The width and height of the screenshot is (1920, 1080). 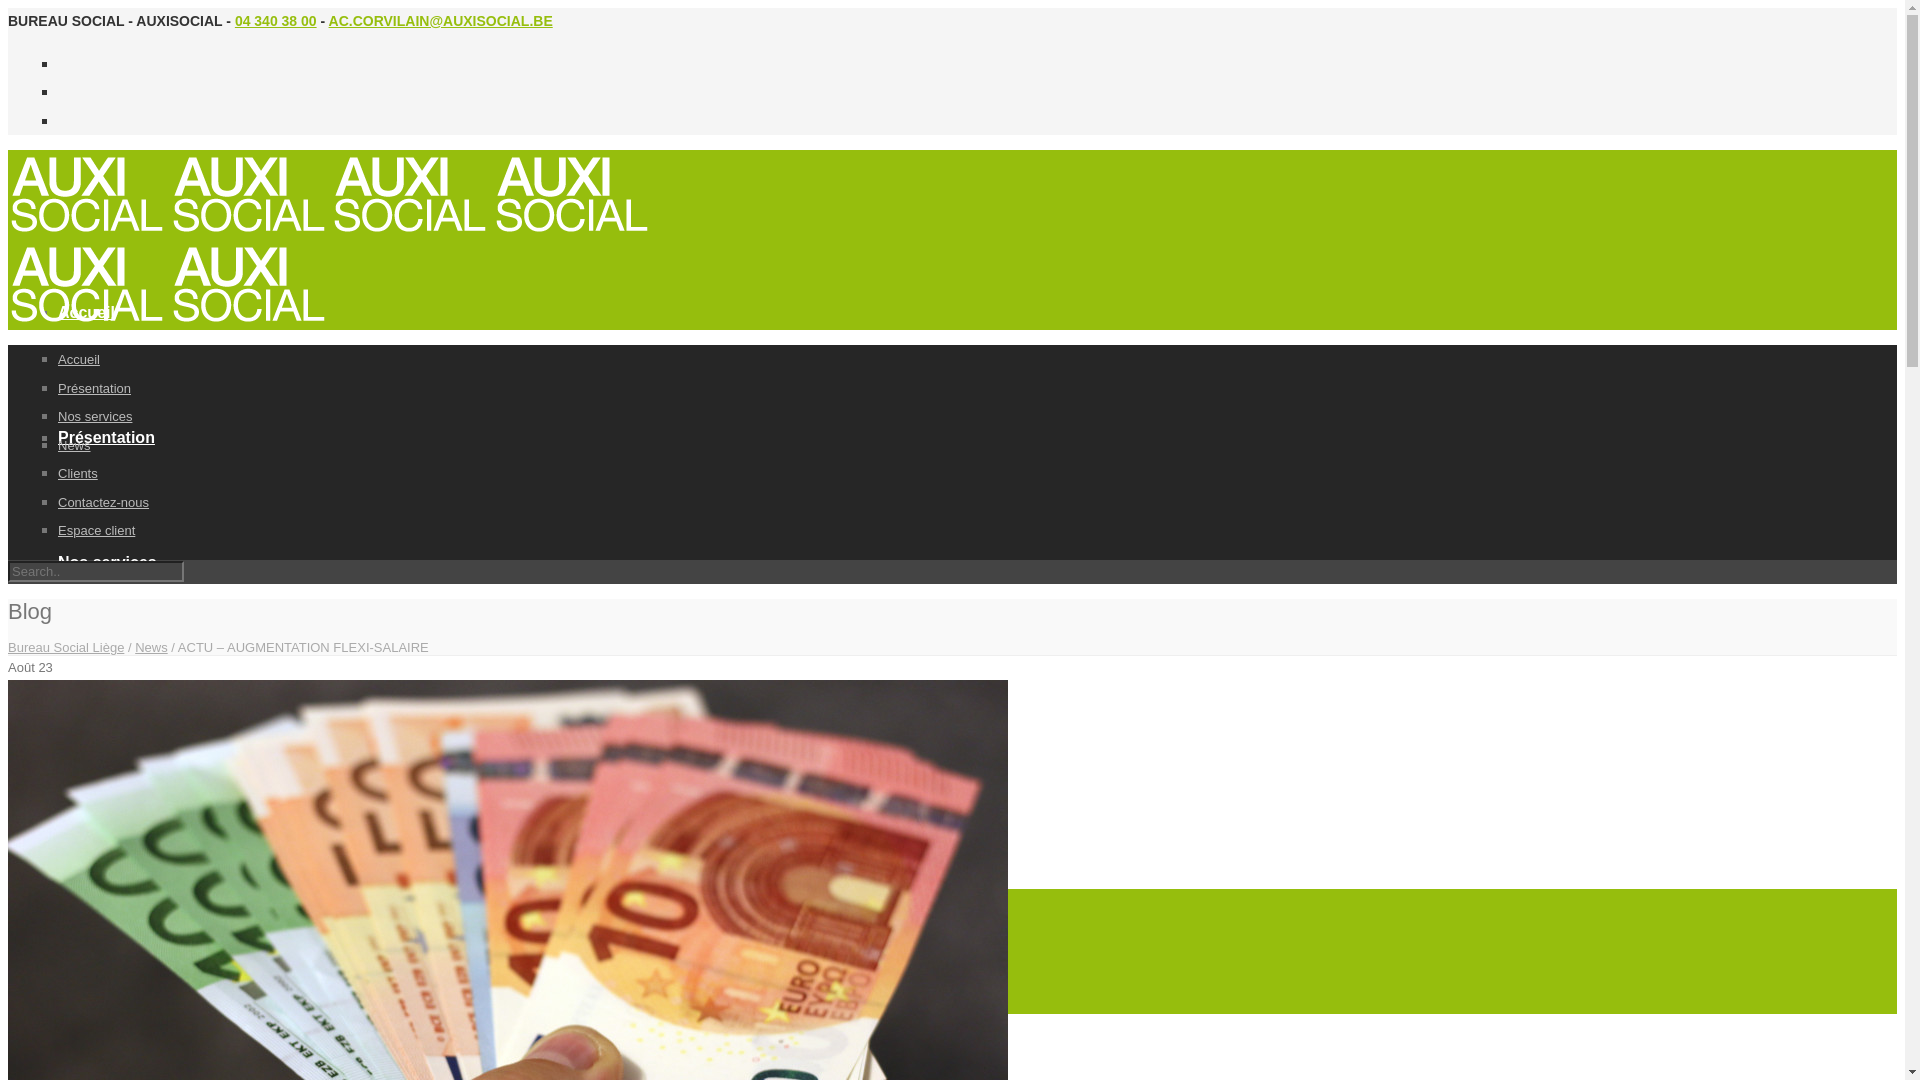 What do you see at coordinates (106, 562) in the screenshot?
I see `'Nos services'` at bounding box center [106, 562].